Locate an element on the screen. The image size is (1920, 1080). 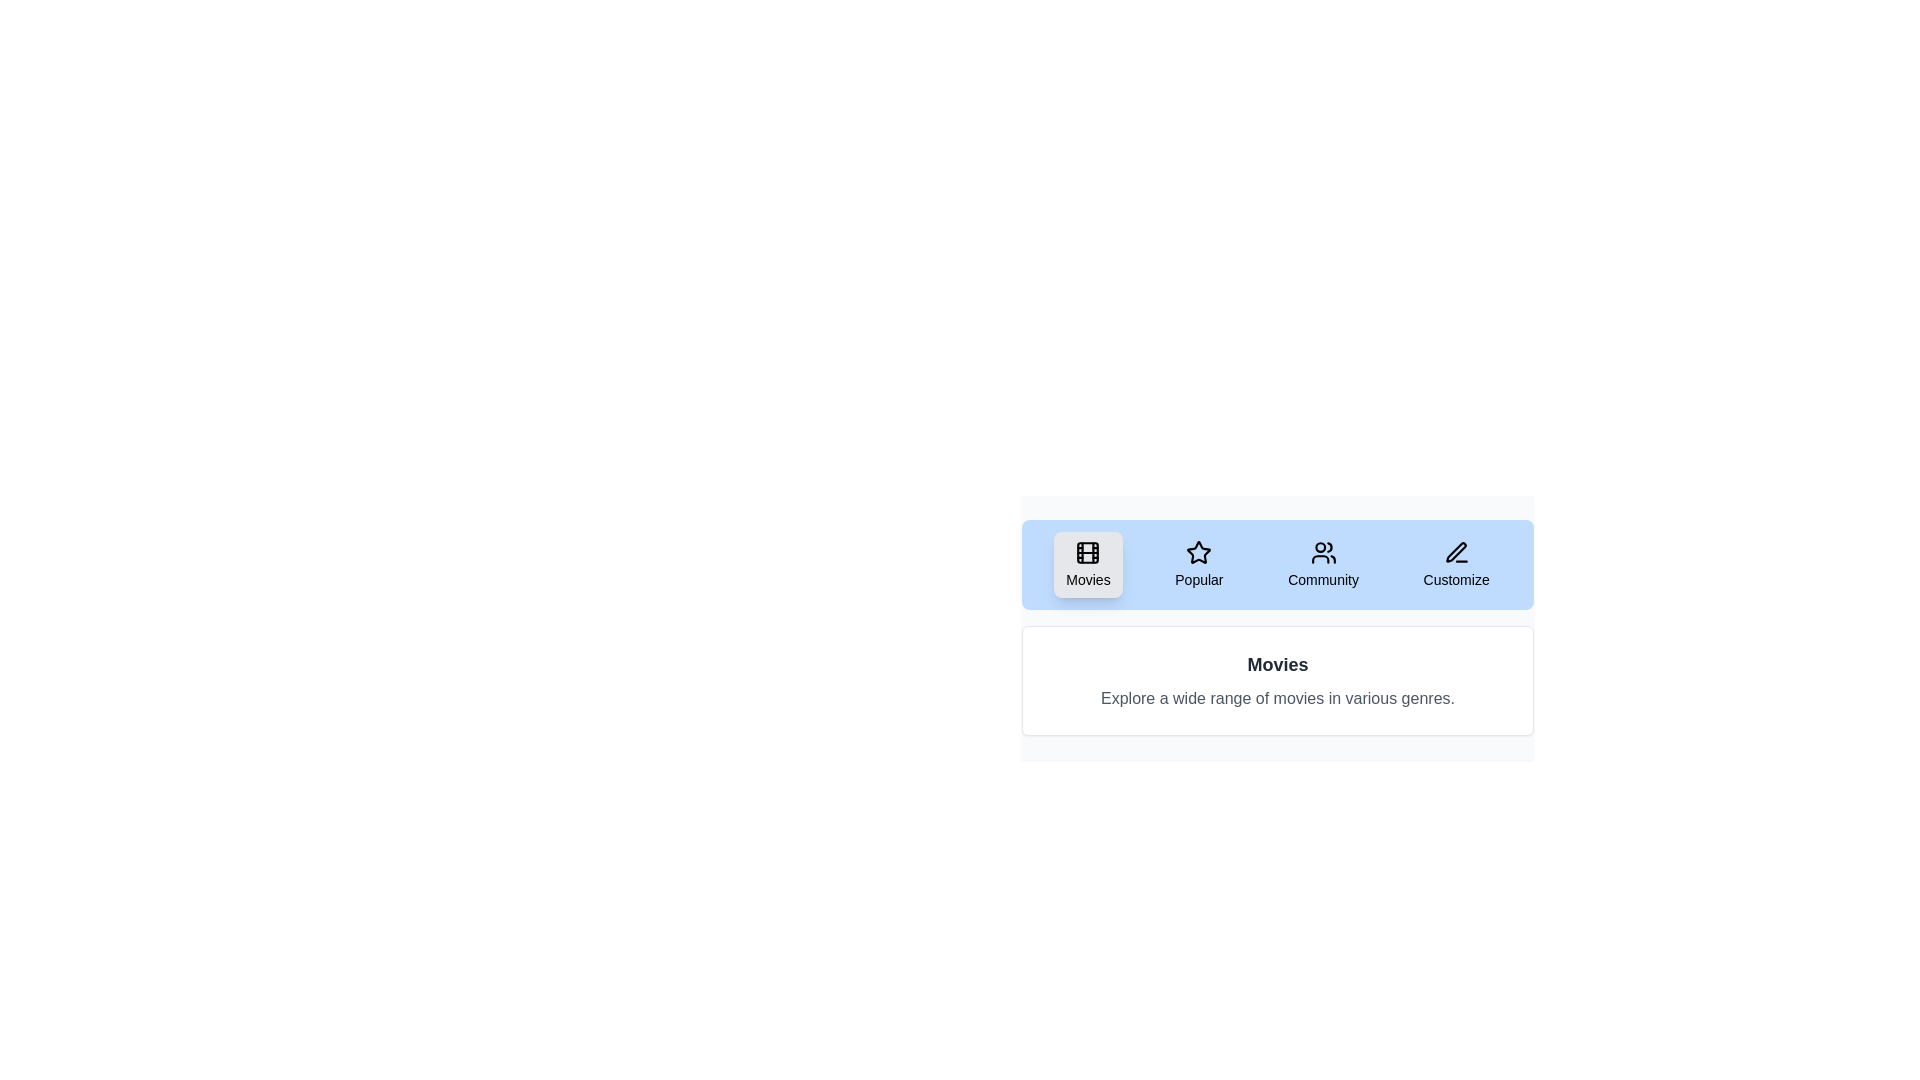
the Customize tab to observe its hover effect is located at coordinates (1456, 564).